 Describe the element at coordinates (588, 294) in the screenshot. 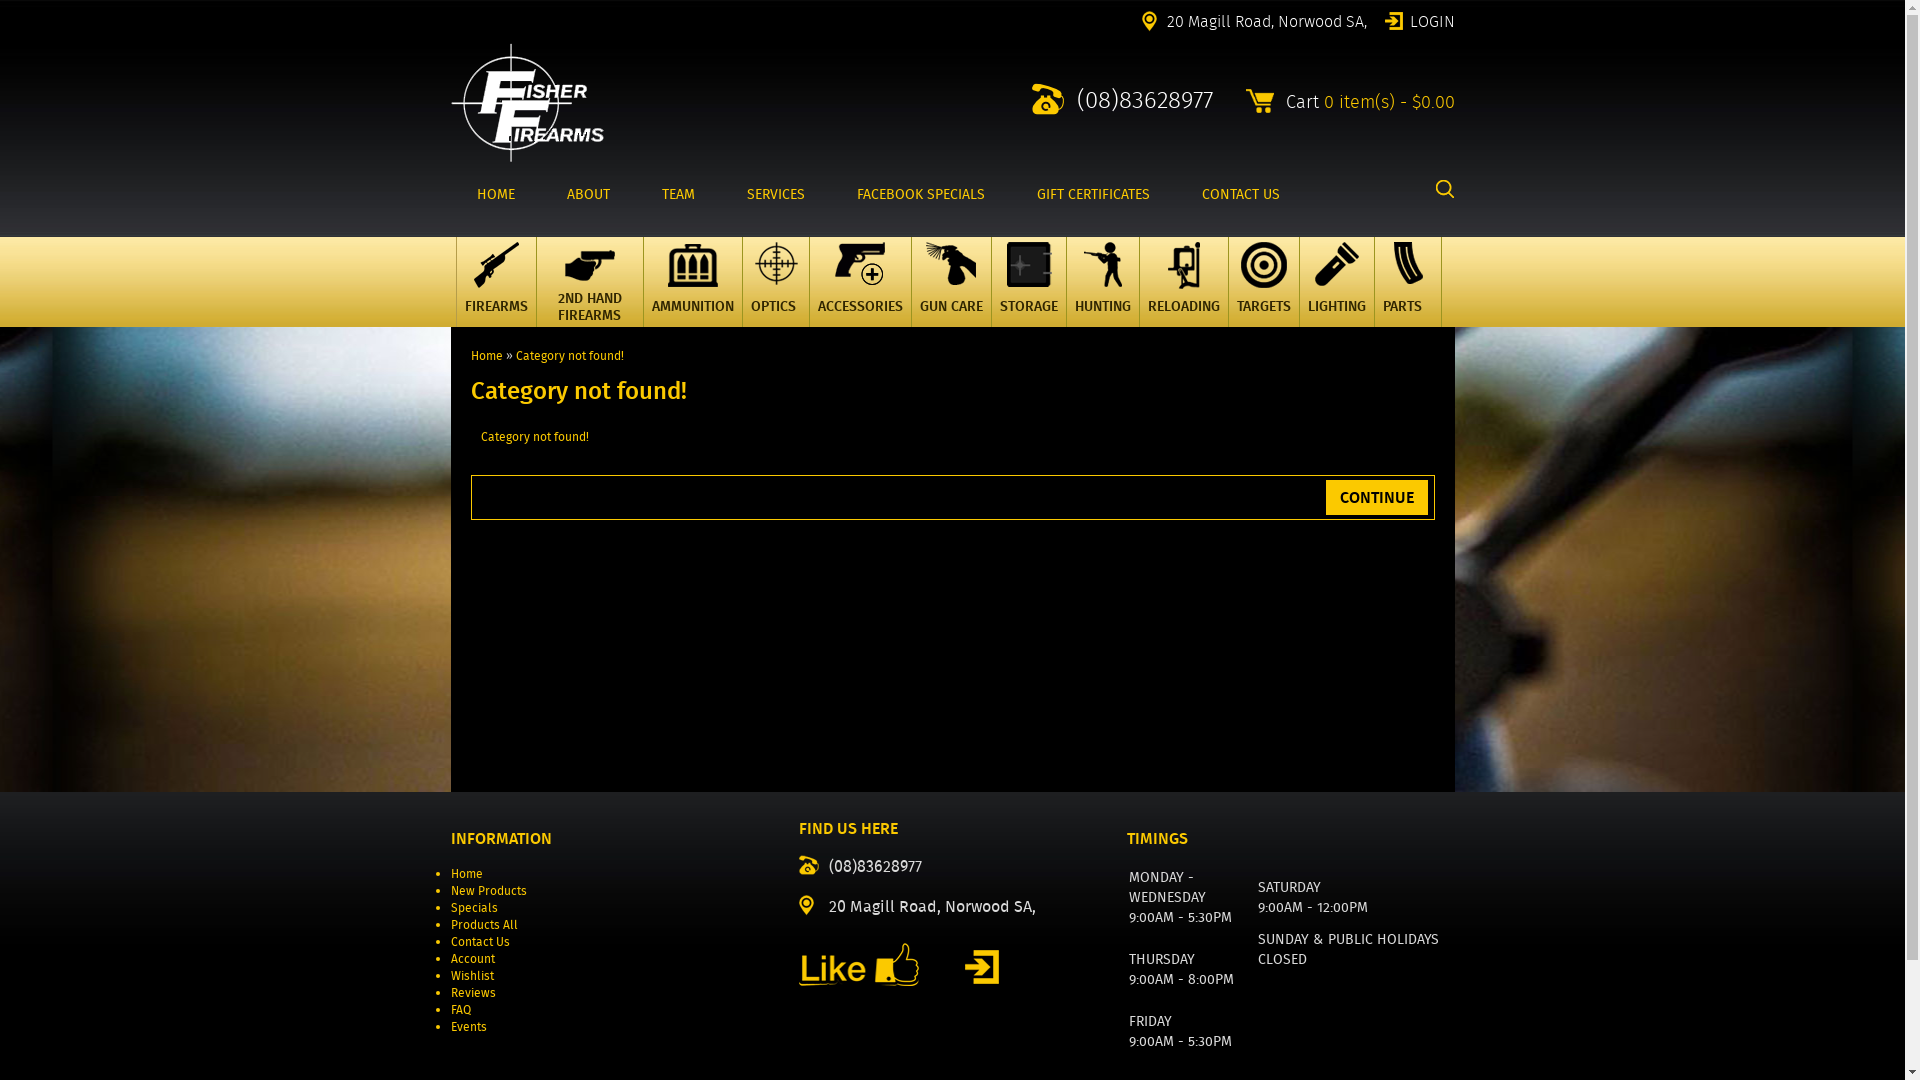

I see `'2nd Hand Firearms'` at that location.